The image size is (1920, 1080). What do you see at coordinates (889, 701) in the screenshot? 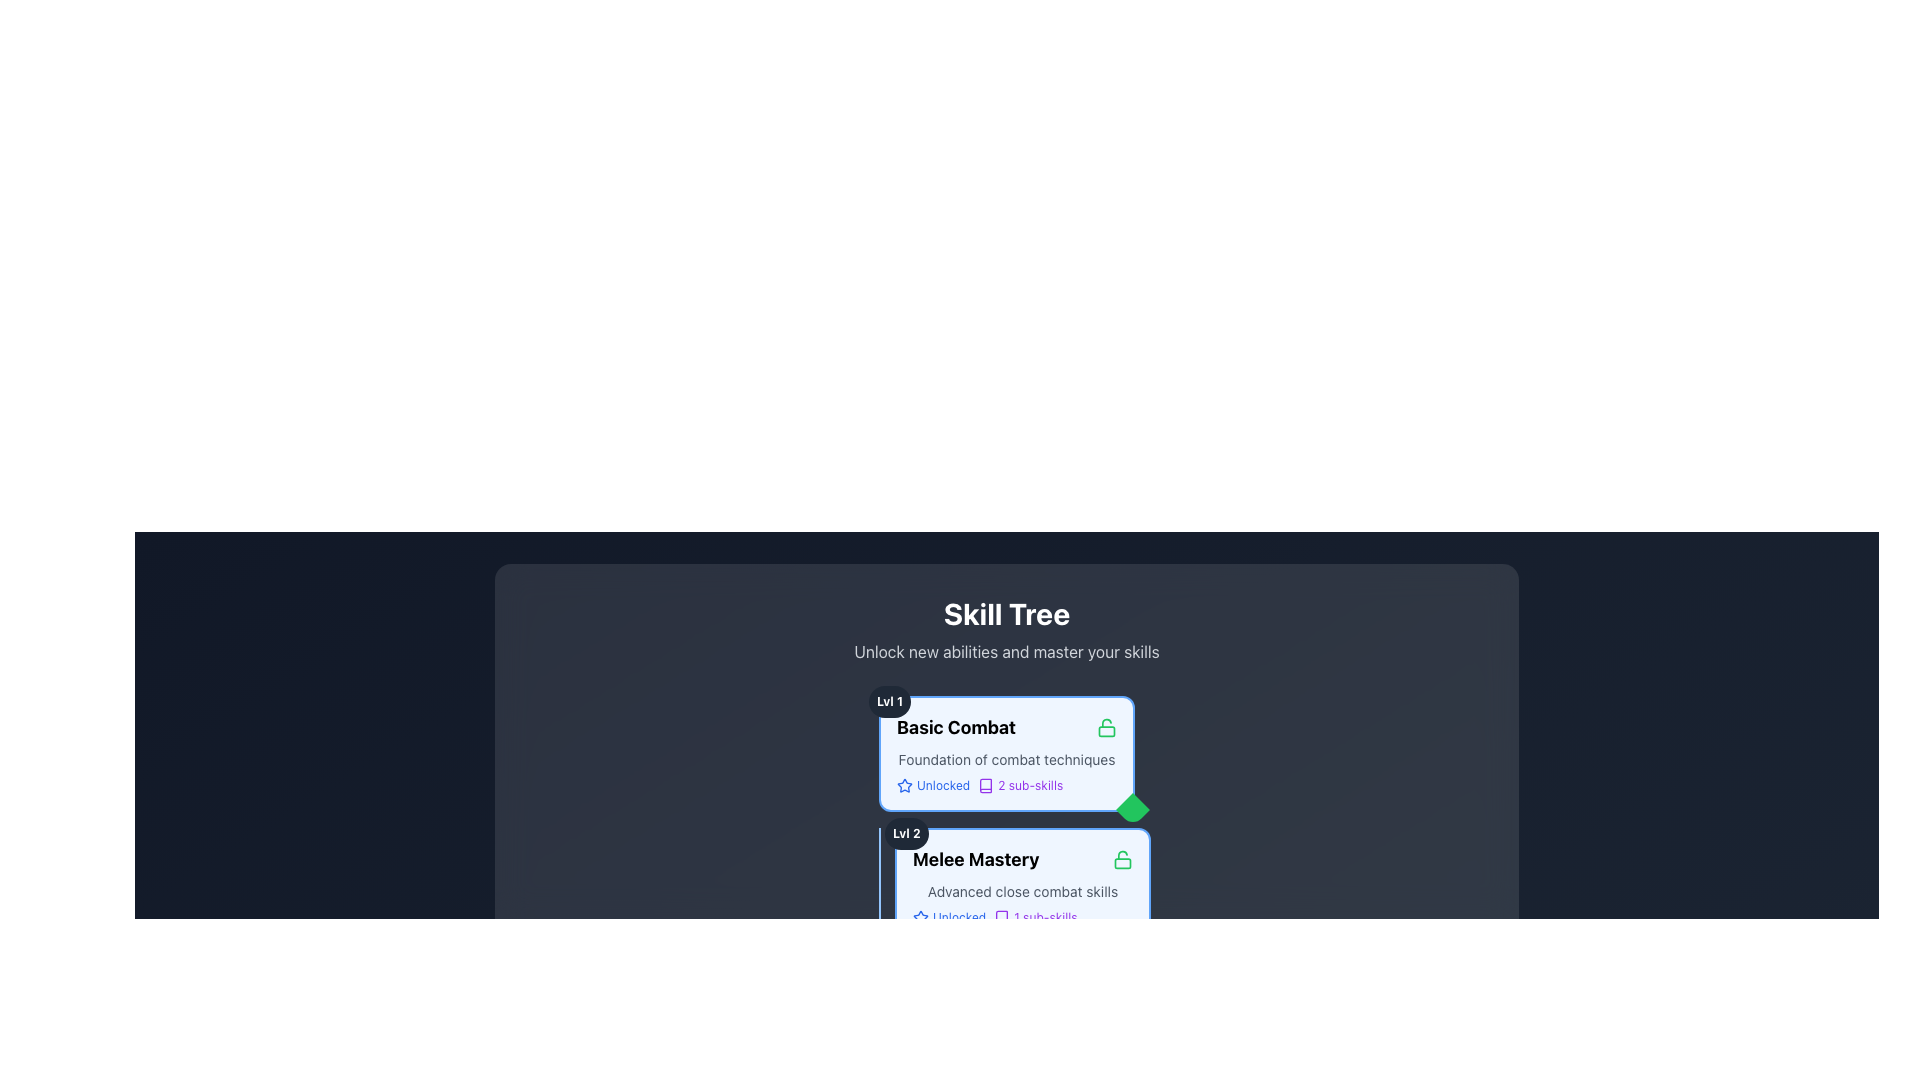
I see `the circular badge with a dark gray background and white bold text displaying 'Lvl 1', located near the top-left corner of the 'Basic Combat' card in the skill tree interface` at bounding box center [889, 701].